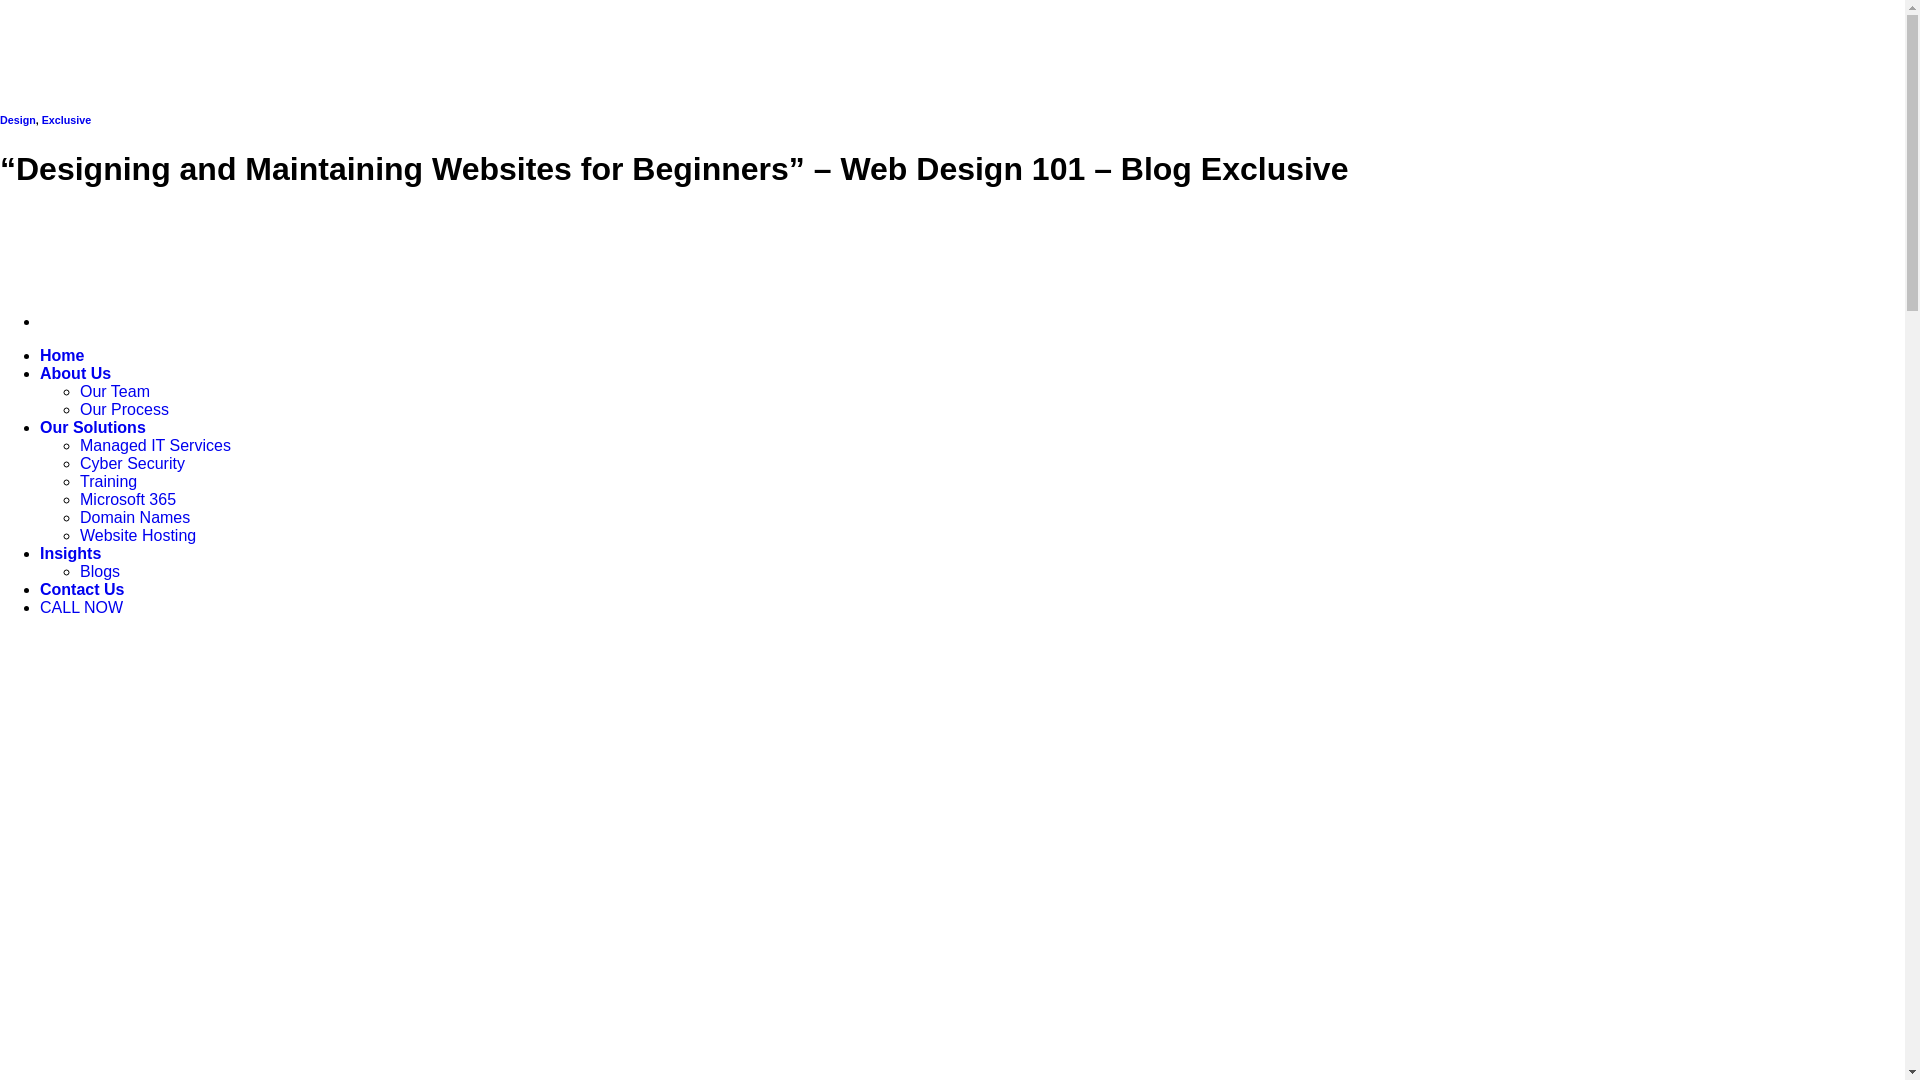 The image size is (1920, 1080). Describe the element at coordinates (39, 426) in the screenshot. I see `'Our Solutions'` at that location.